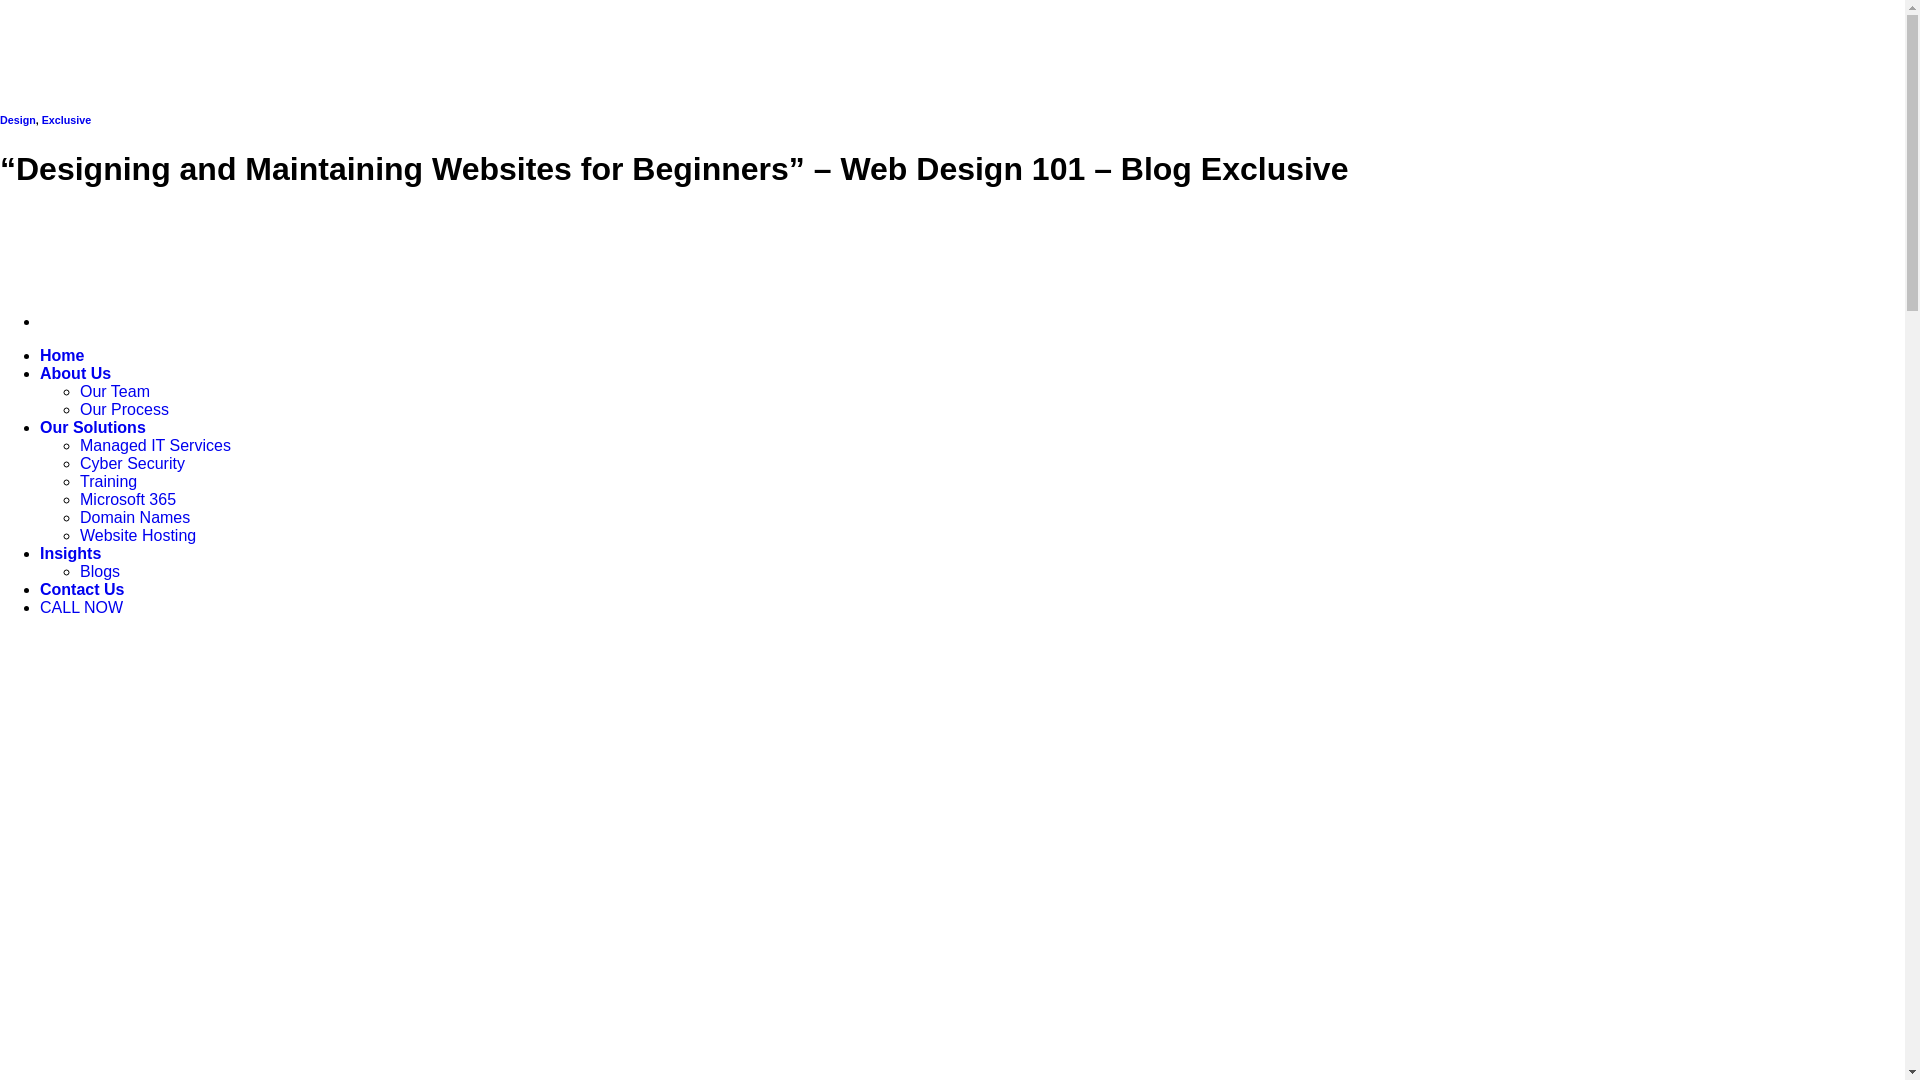 The image size is (1920, 1080). Describe the element at coordinates (39, 426) in the screenshot. I see `'Our Solutions'` at that location.